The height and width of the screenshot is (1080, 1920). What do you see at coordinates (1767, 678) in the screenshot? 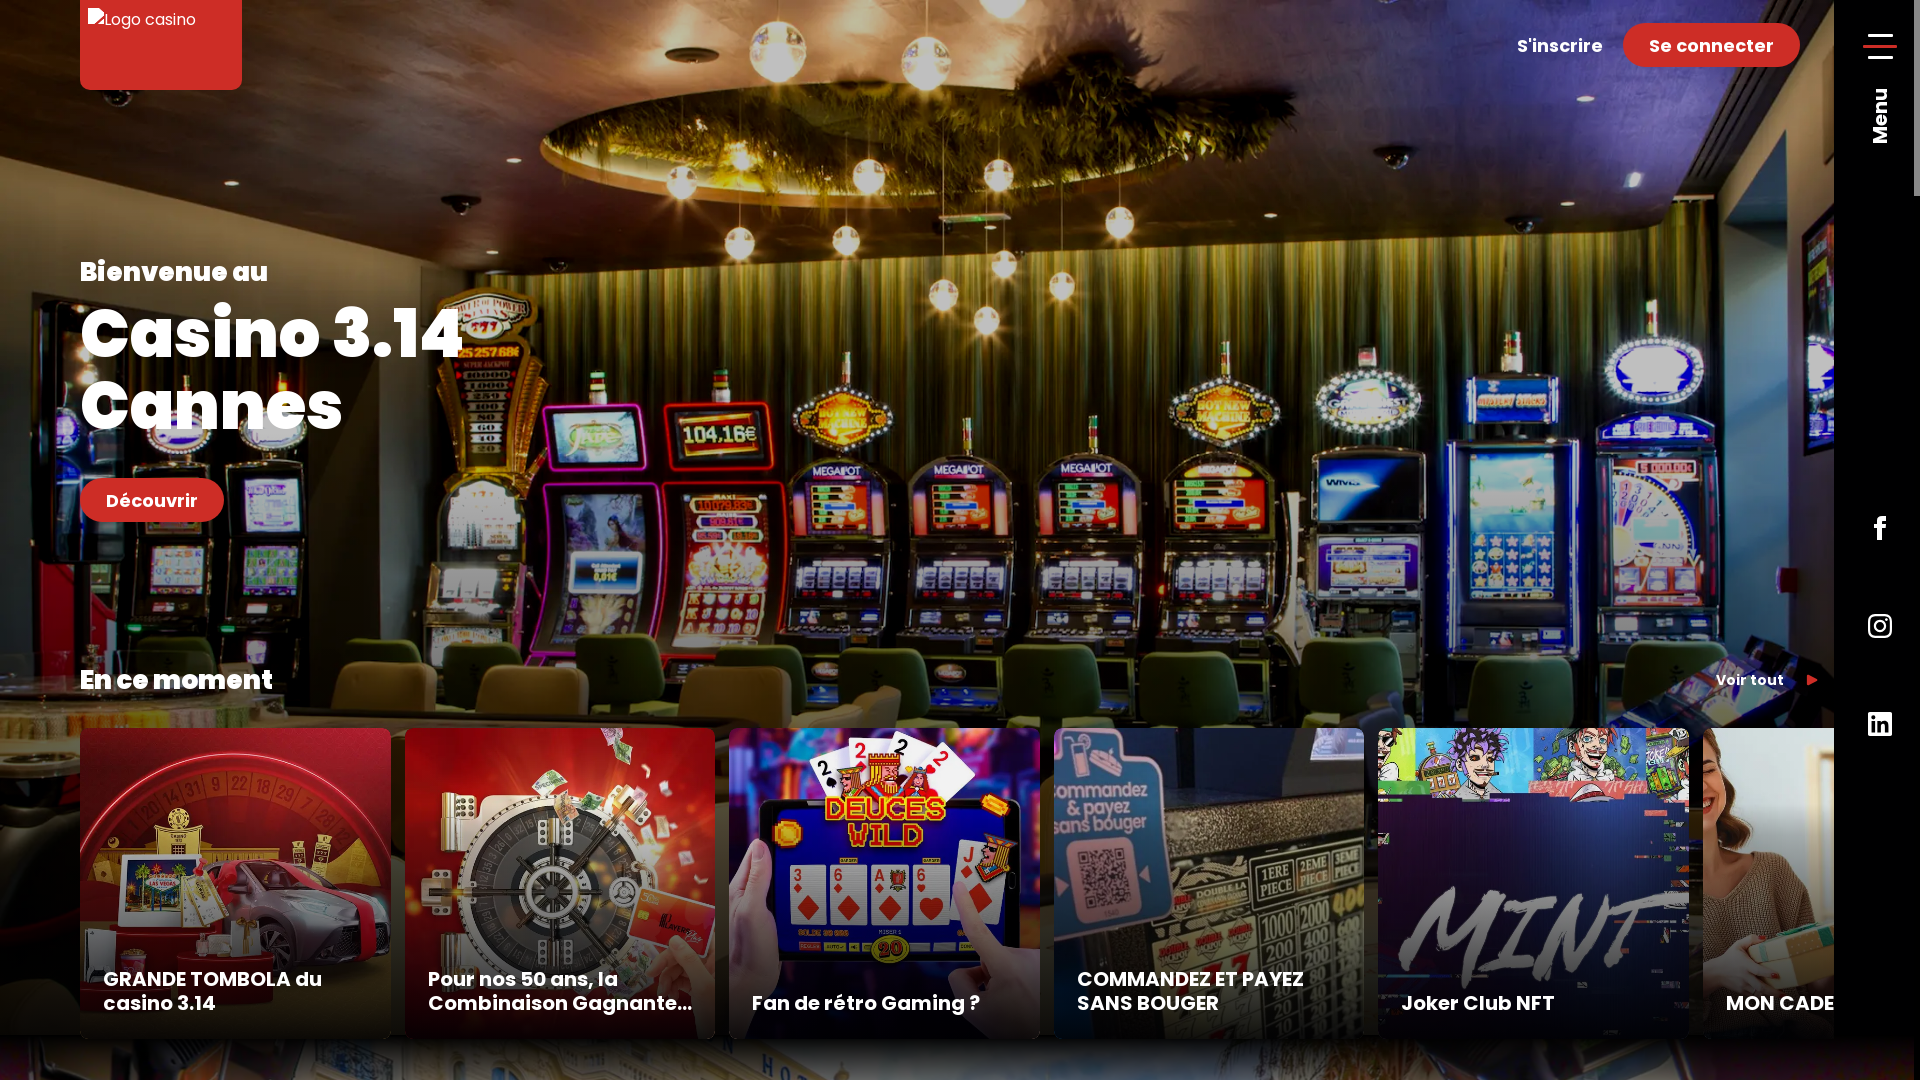
I see `'Voir tout'` at bounding box center [1767, 678].